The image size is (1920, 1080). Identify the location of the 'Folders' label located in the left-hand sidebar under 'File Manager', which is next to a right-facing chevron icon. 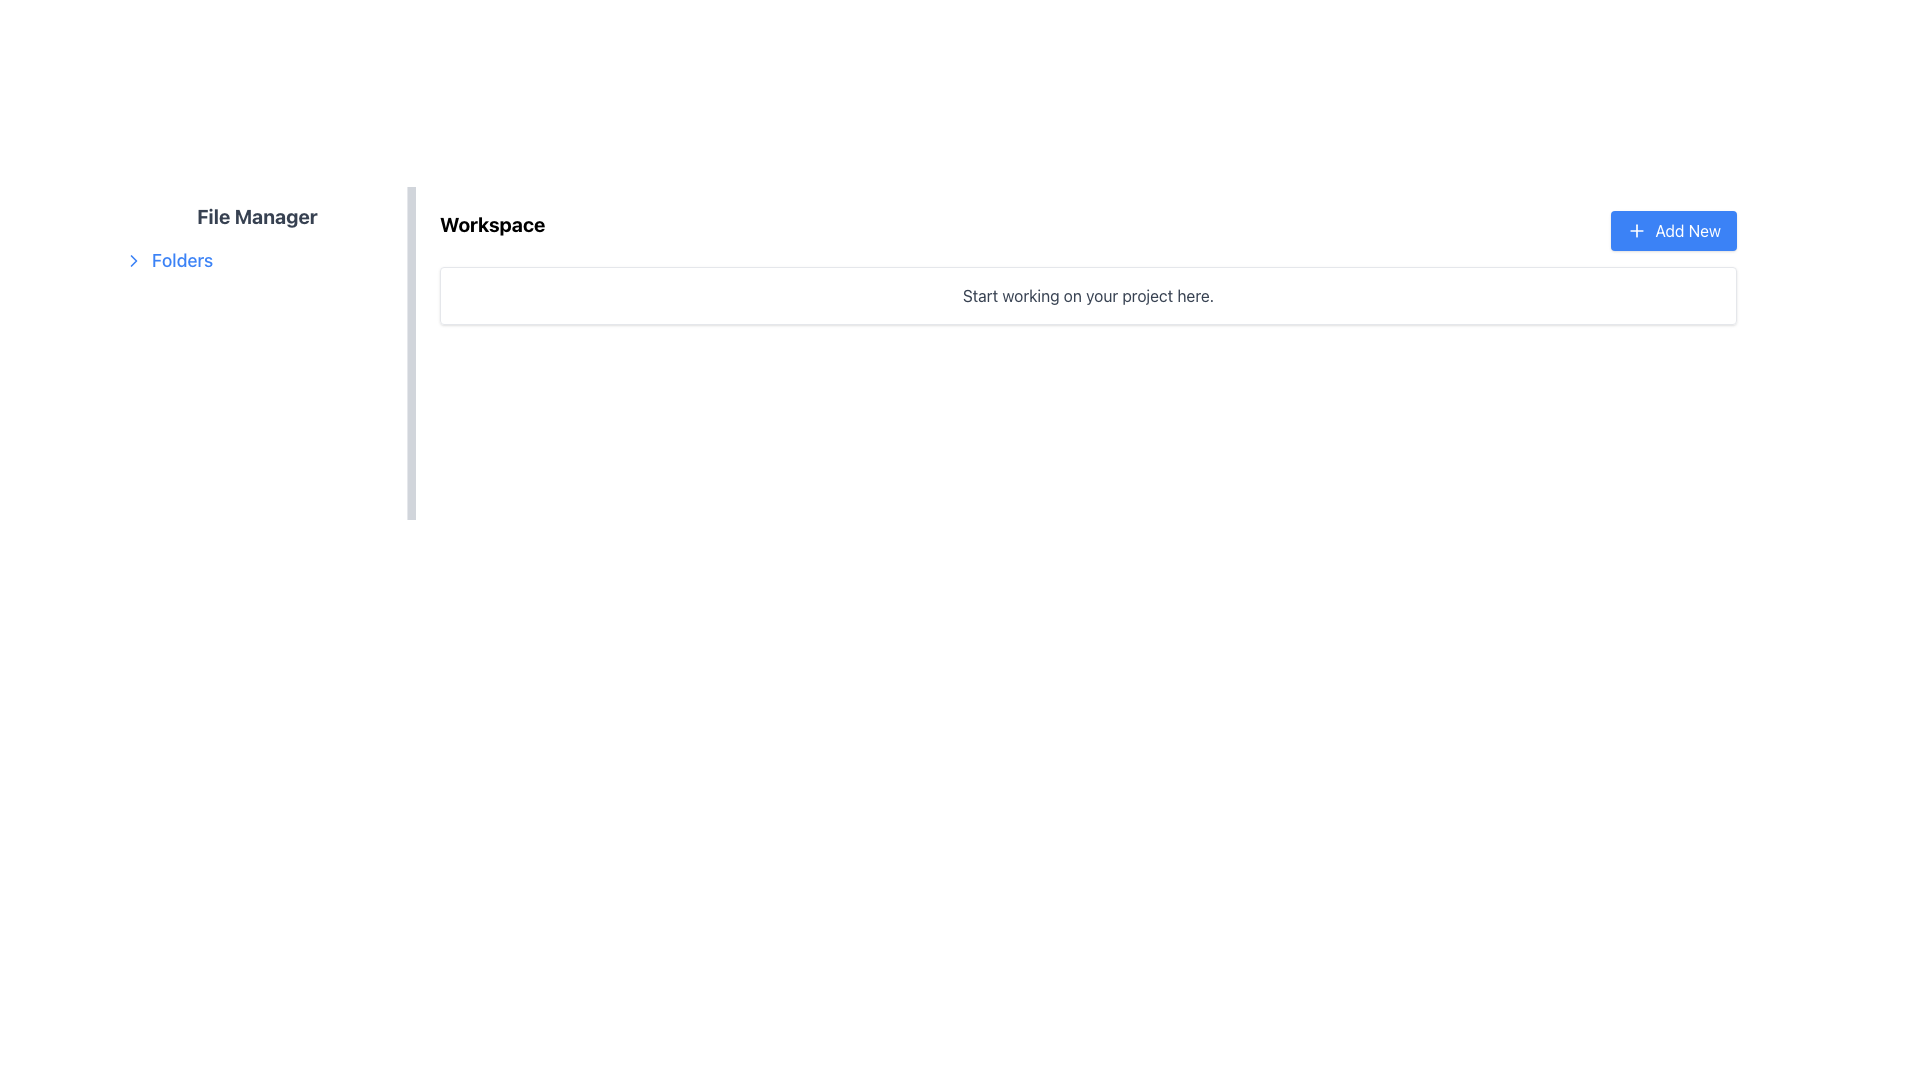
(182, 260).